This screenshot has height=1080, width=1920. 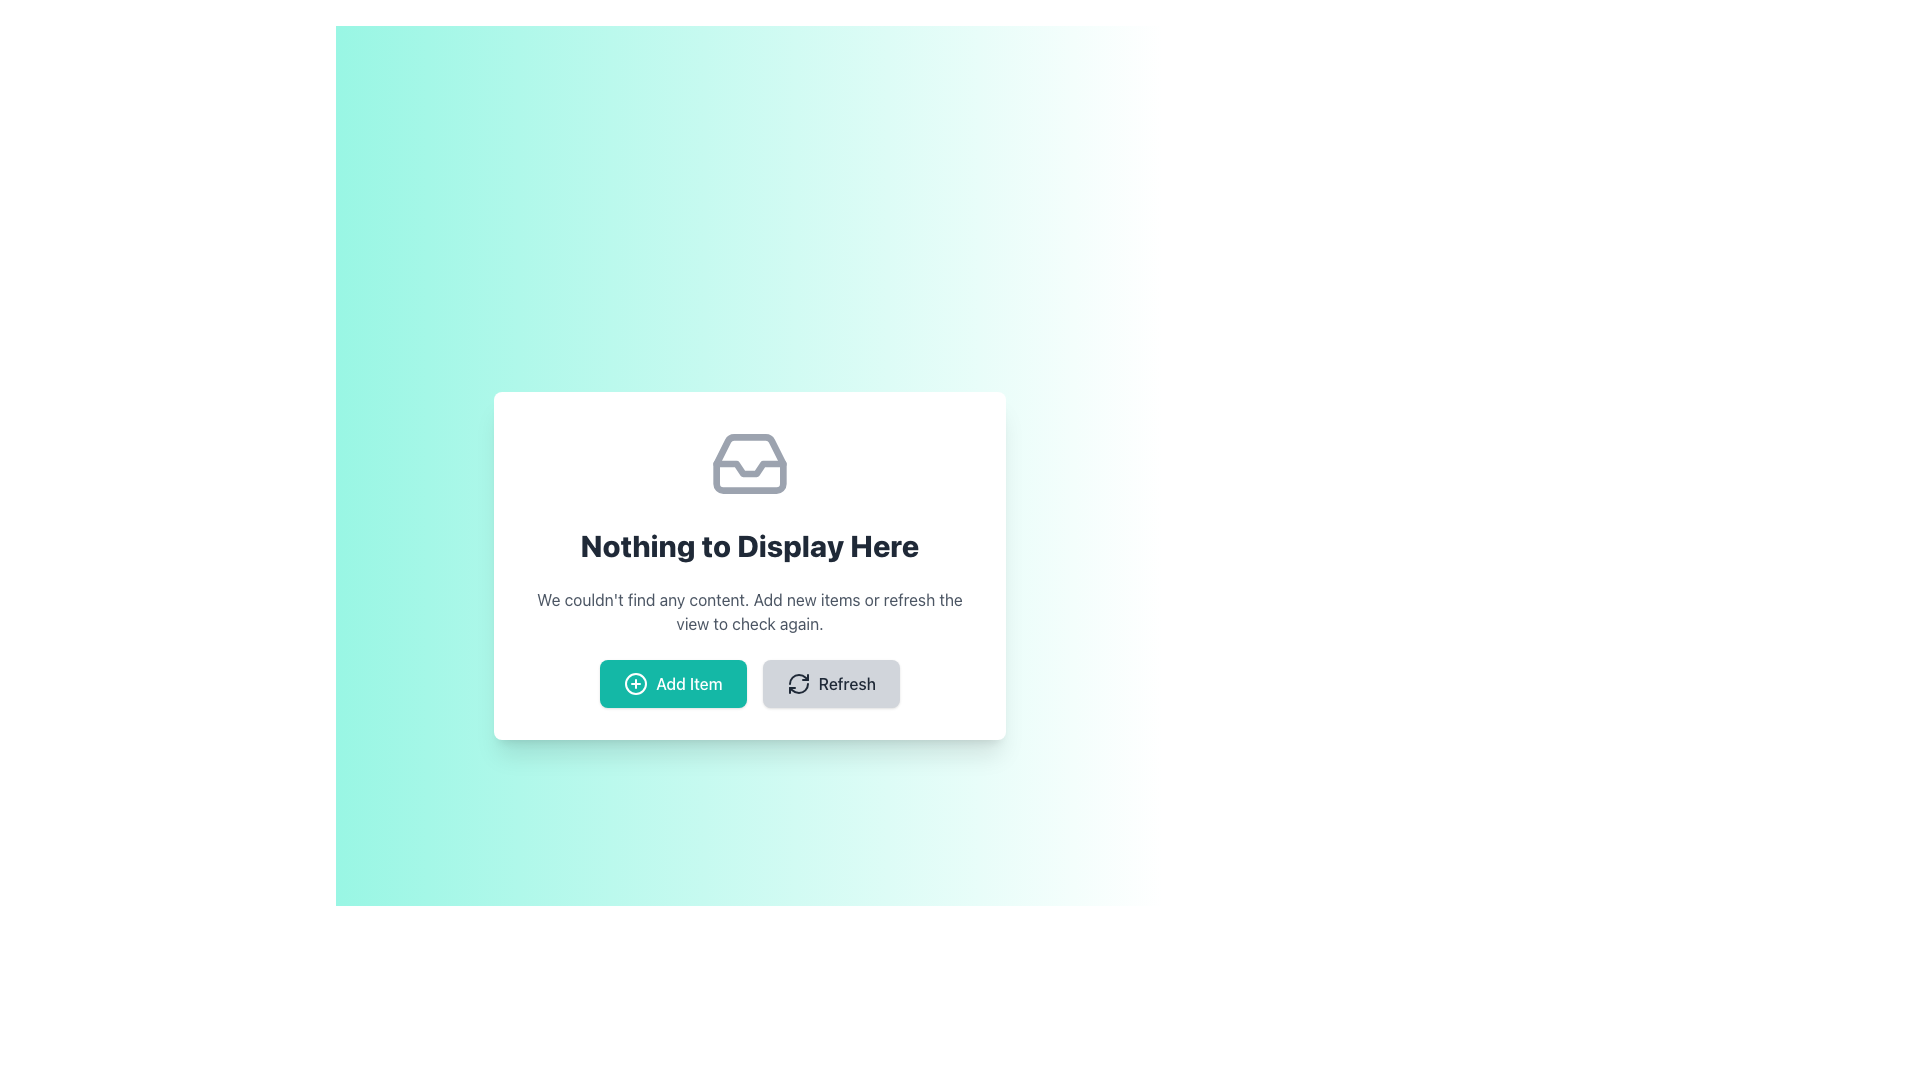 What do you see at coordinates (831, 682) in the screenshot?
I see `the refresh button located to the right of the 'Add Item' button at the bottom of the centered card element to observe the hover effects` at bounding box center [831, 682].